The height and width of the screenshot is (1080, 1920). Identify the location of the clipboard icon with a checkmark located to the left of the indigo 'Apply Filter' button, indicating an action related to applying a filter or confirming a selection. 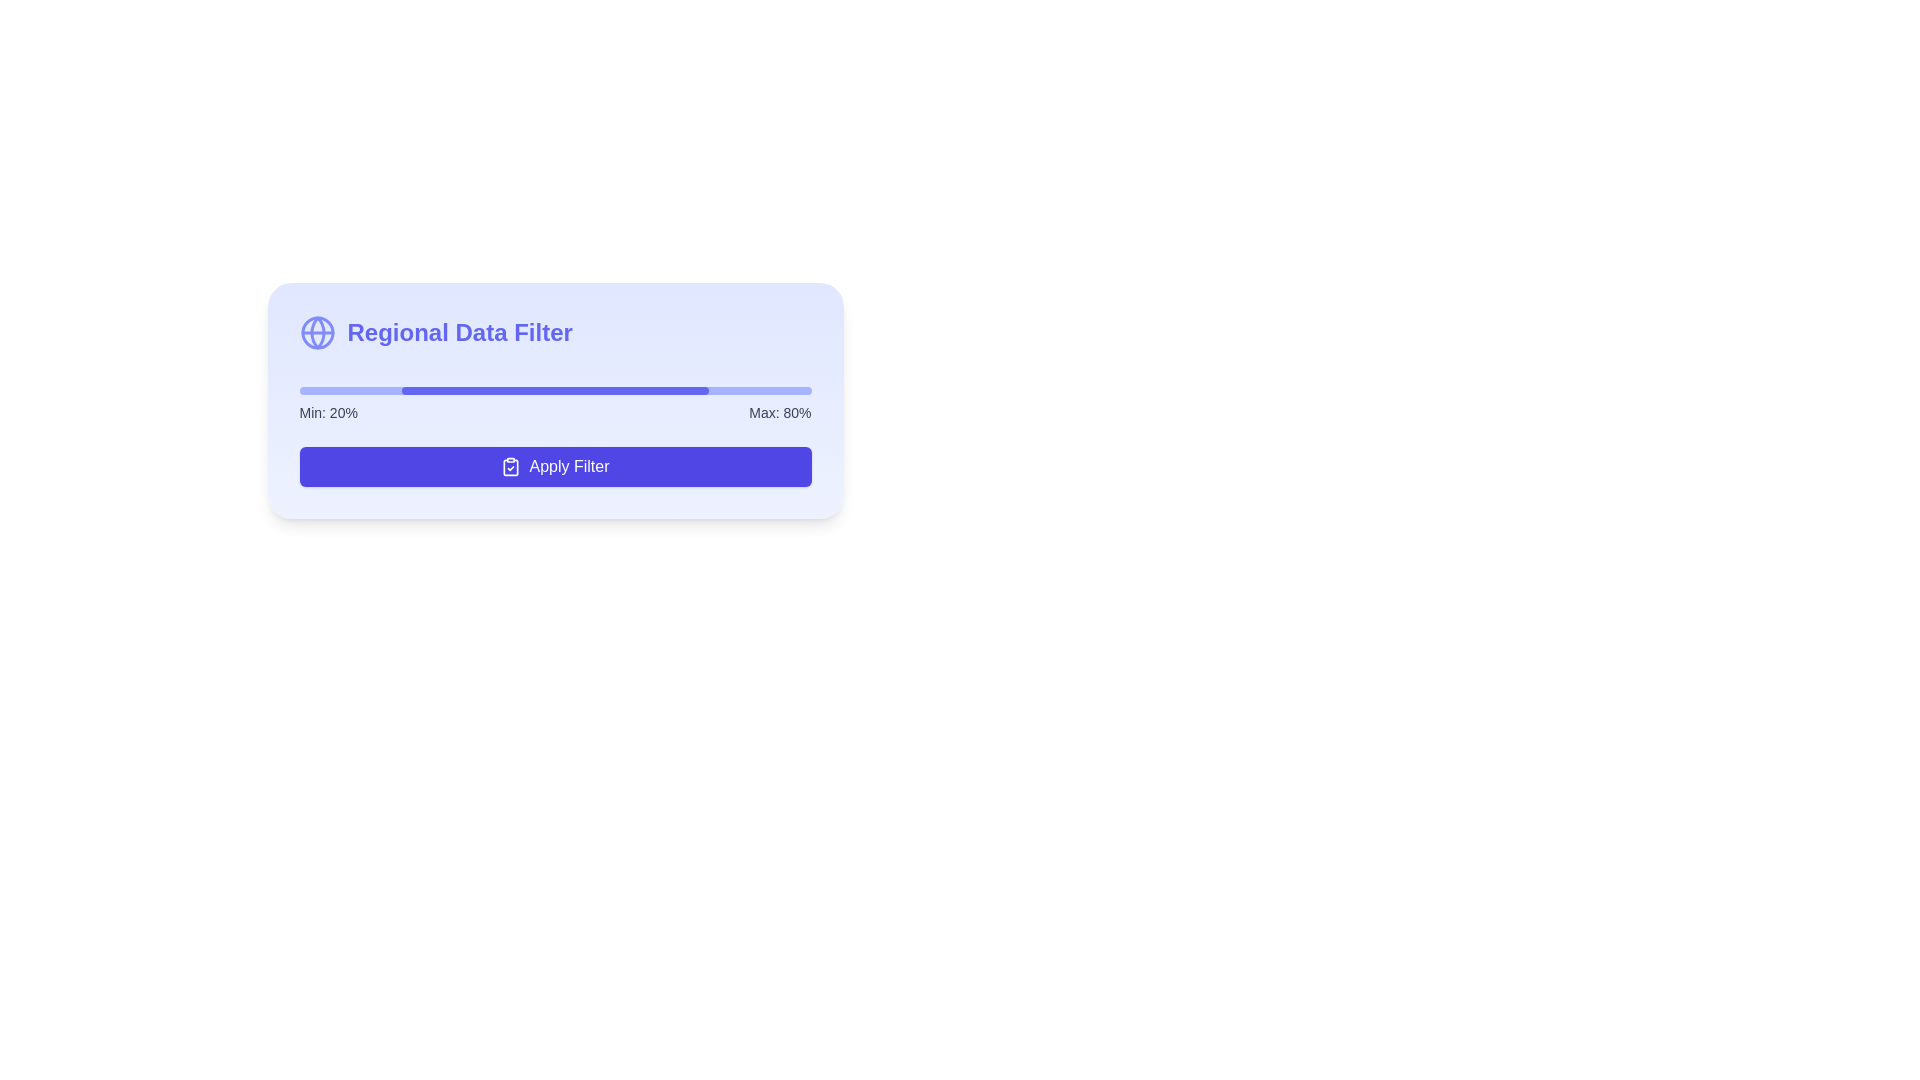
(511, 466).